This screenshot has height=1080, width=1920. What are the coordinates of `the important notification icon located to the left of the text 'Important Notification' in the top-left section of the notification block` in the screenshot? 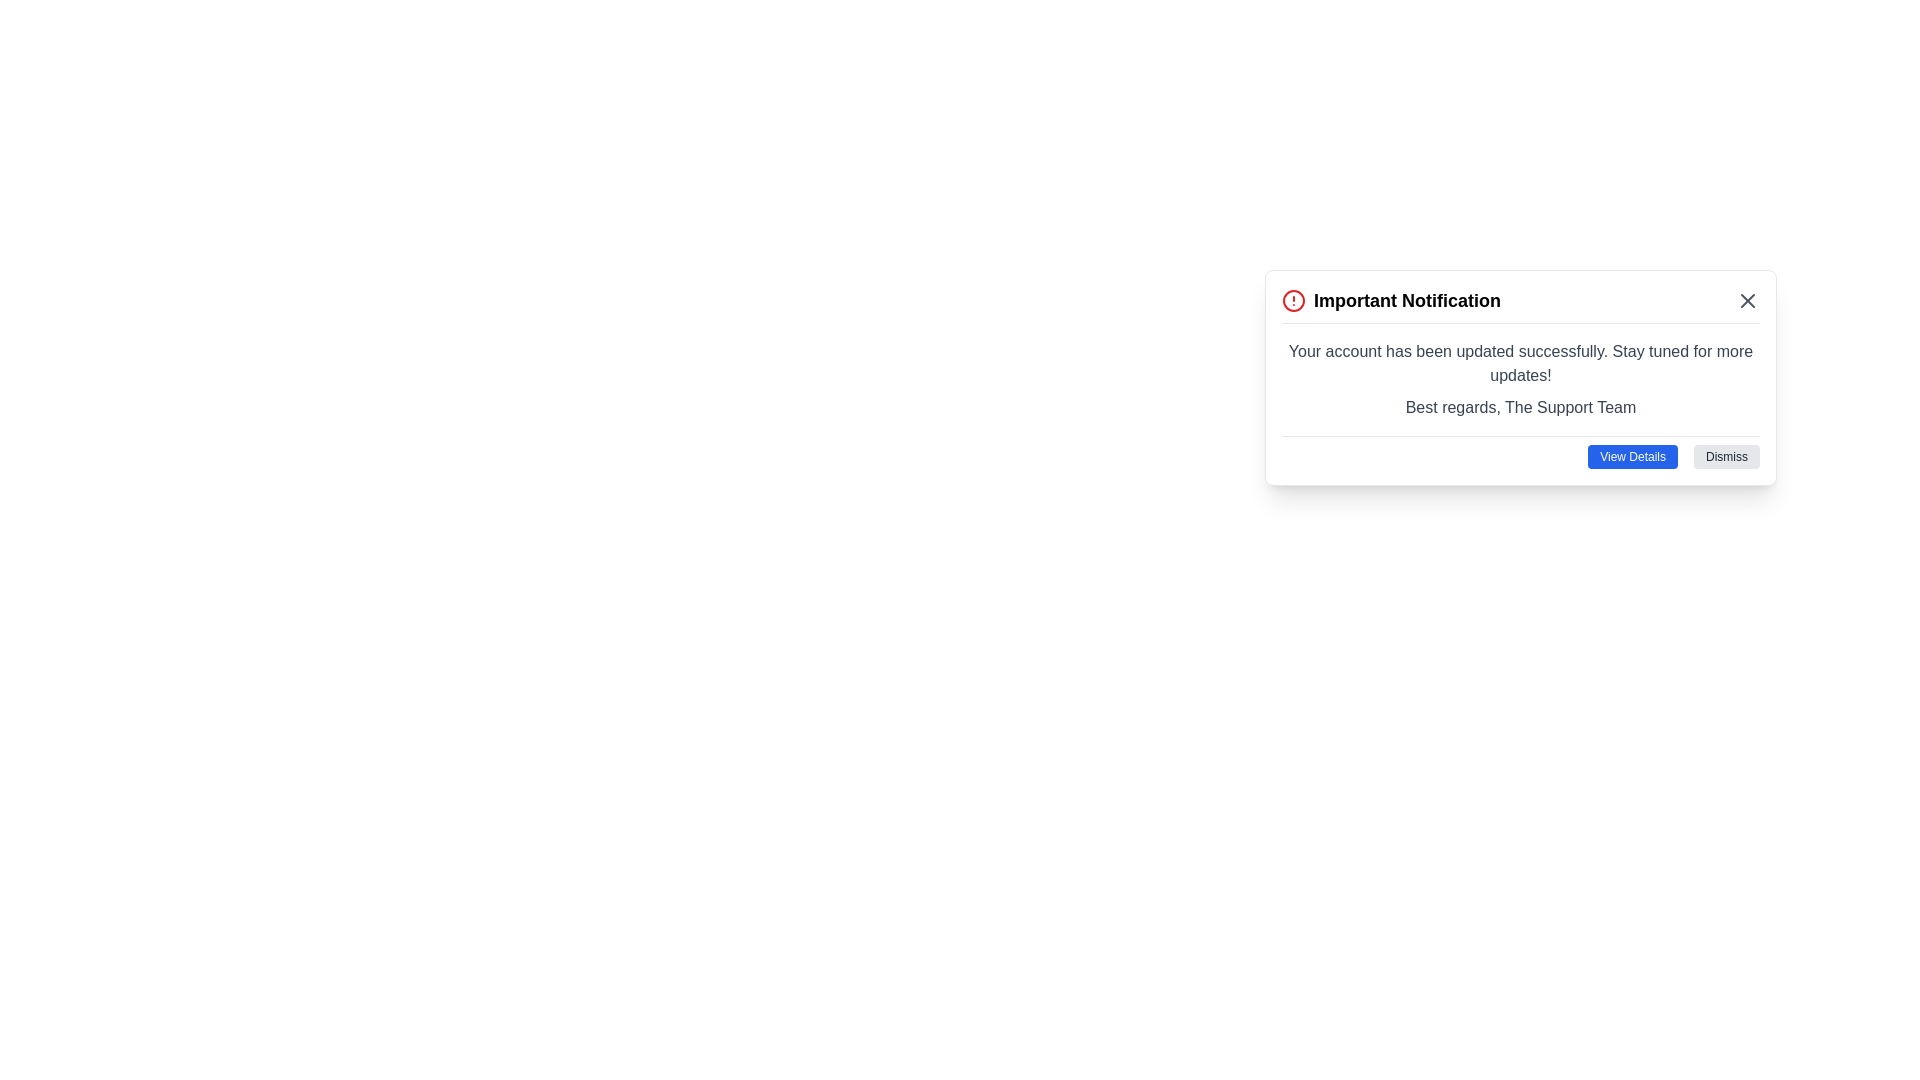 It's located at (1294, 300).